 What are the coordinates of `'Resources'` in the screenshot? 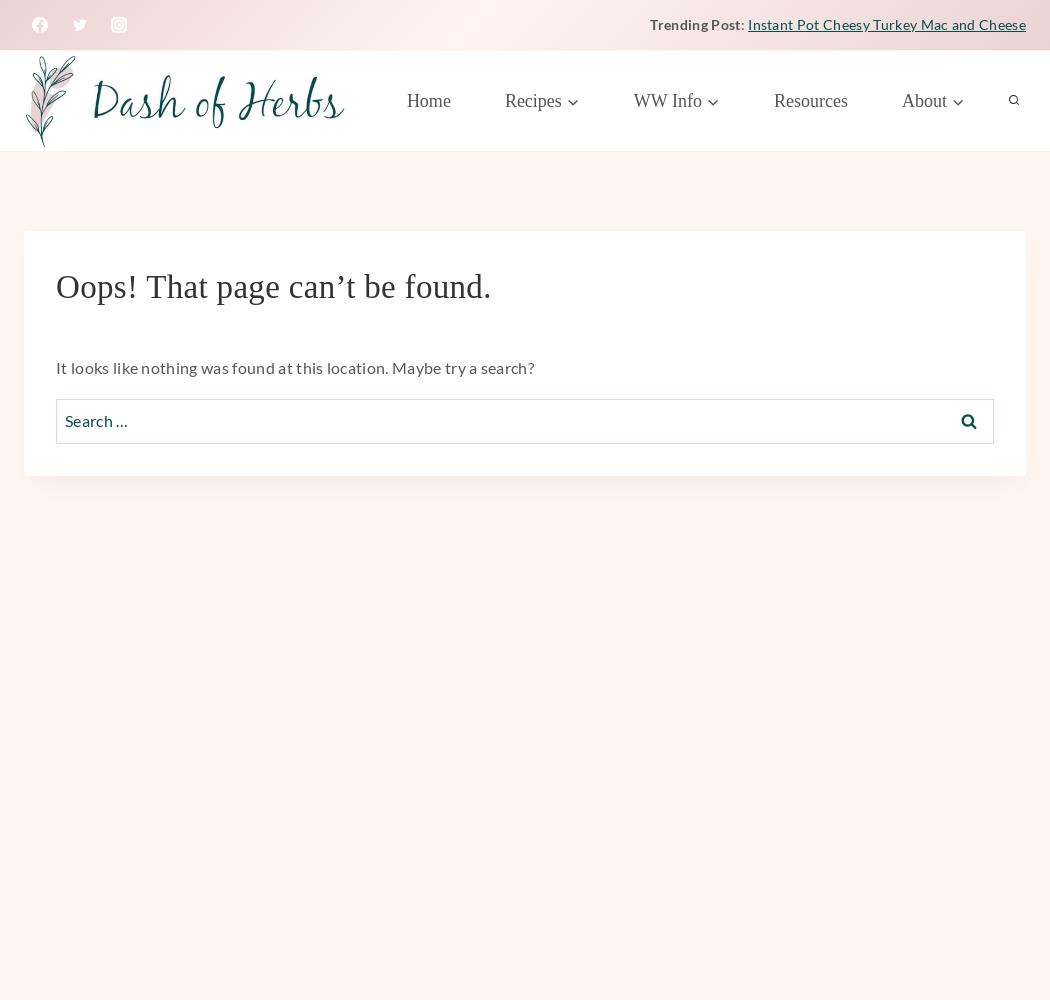 It's located at (773, 99).